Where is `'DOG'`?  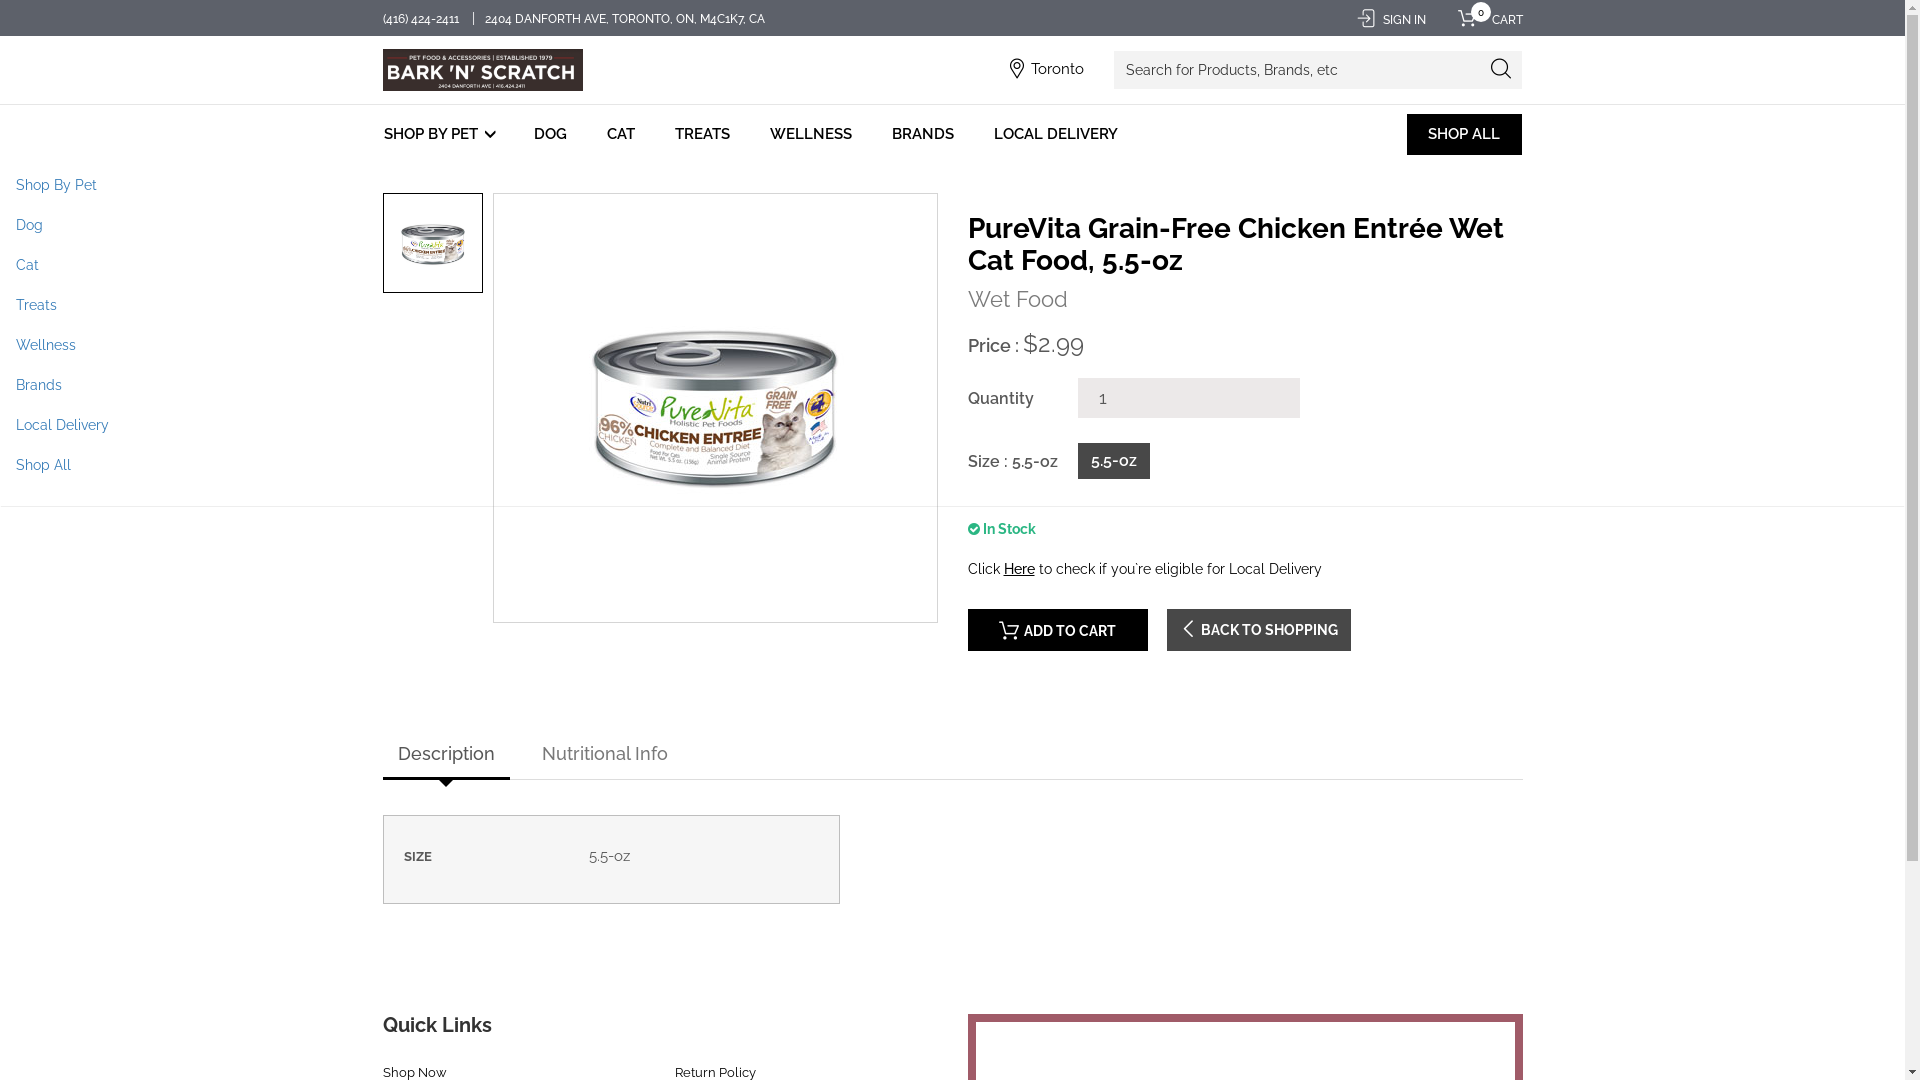
'DOG' is located at coordinates (528, 134).